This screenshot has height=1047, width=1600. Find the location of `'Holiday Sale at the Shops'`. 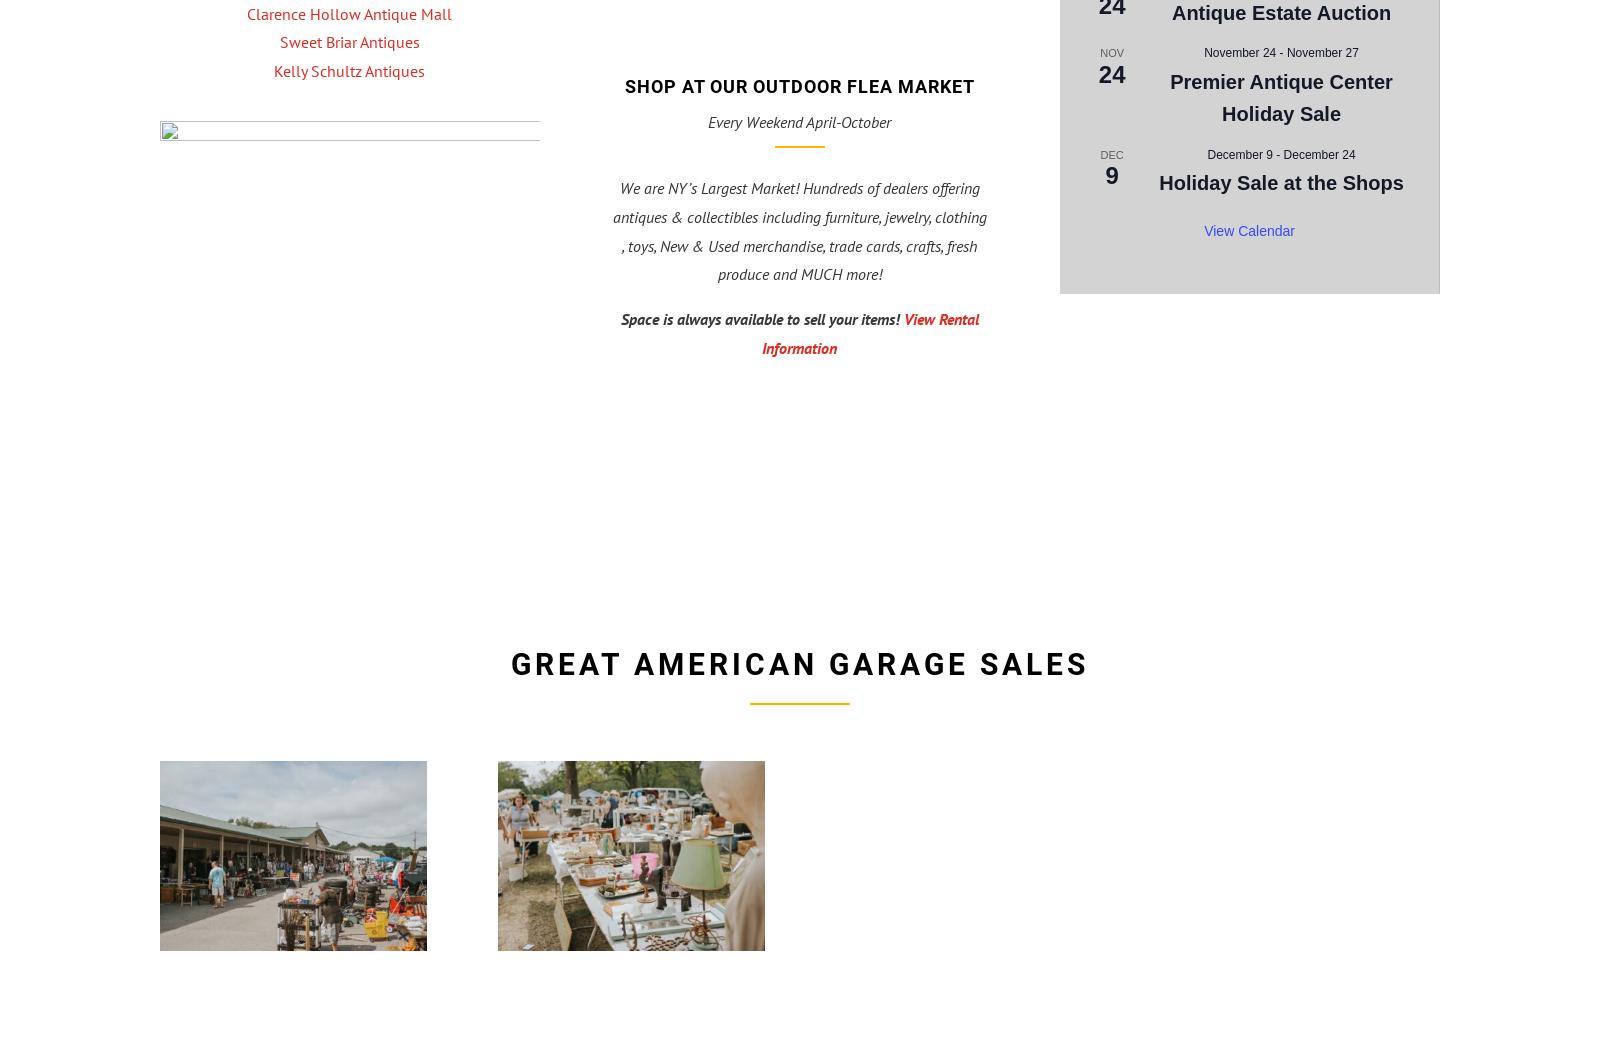

'Holiday Sale at the Shops' is located at coordinates (1159, 183).